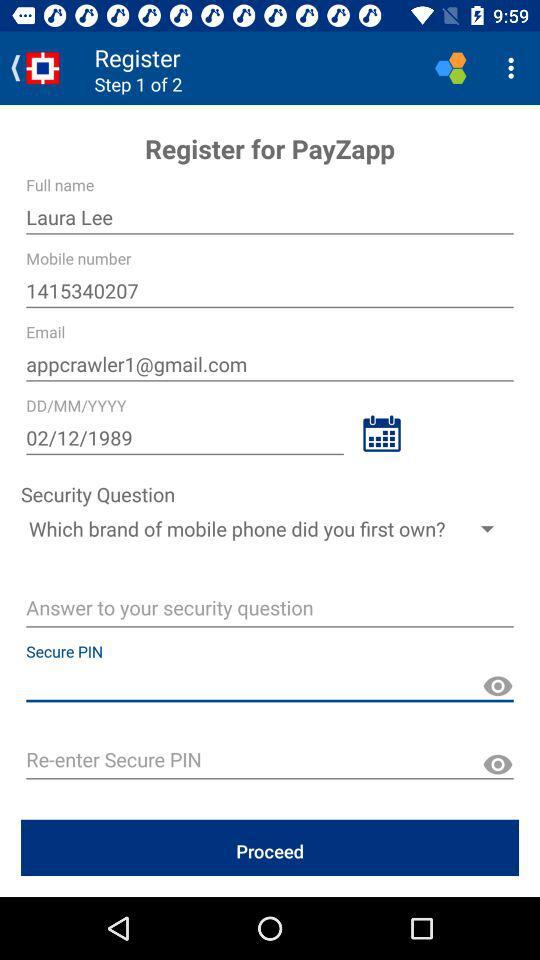 Image resolution: width=540 pixels, height=960 pixels. Describe the element at coordinates (496, 686) in the screenshot. I see `secure information` at that location.